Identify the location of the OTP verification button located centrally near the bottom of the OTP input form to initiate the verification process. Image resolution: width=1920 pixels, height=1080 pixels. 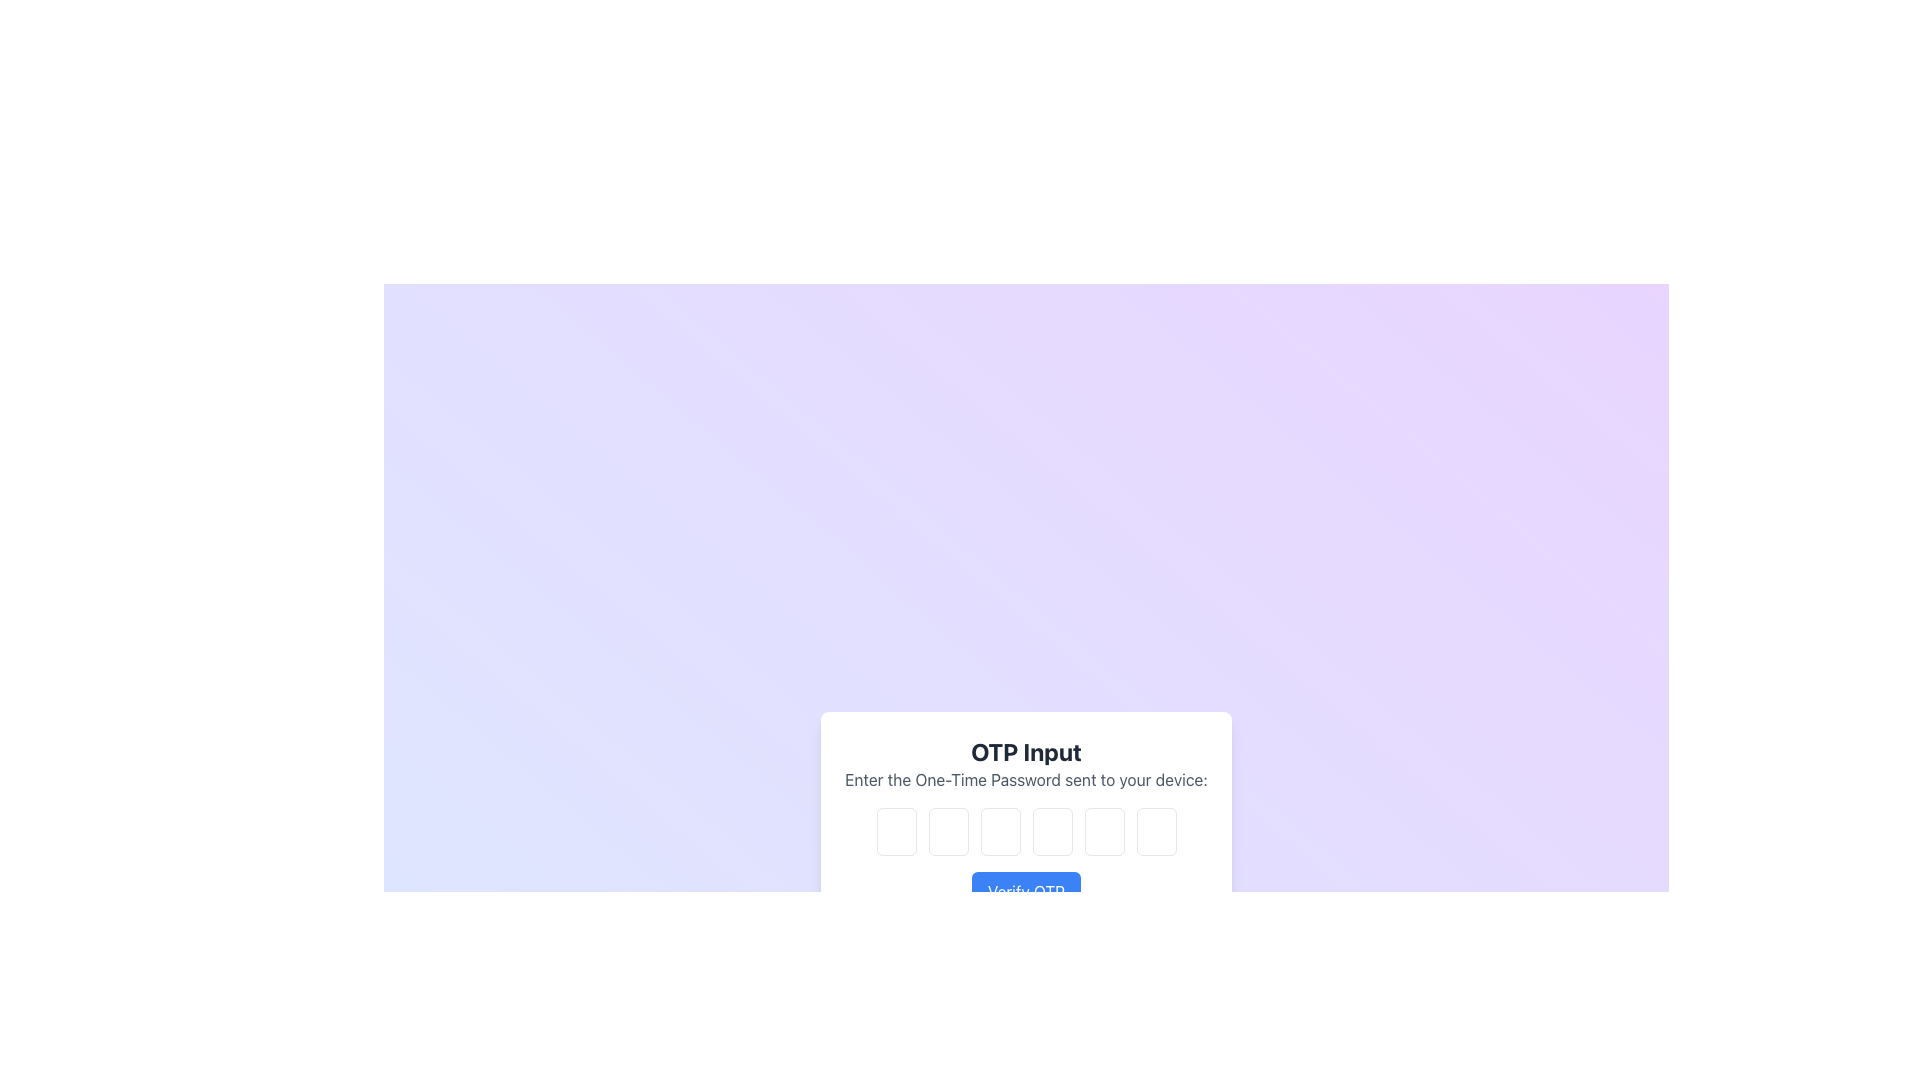
(1026, 890).